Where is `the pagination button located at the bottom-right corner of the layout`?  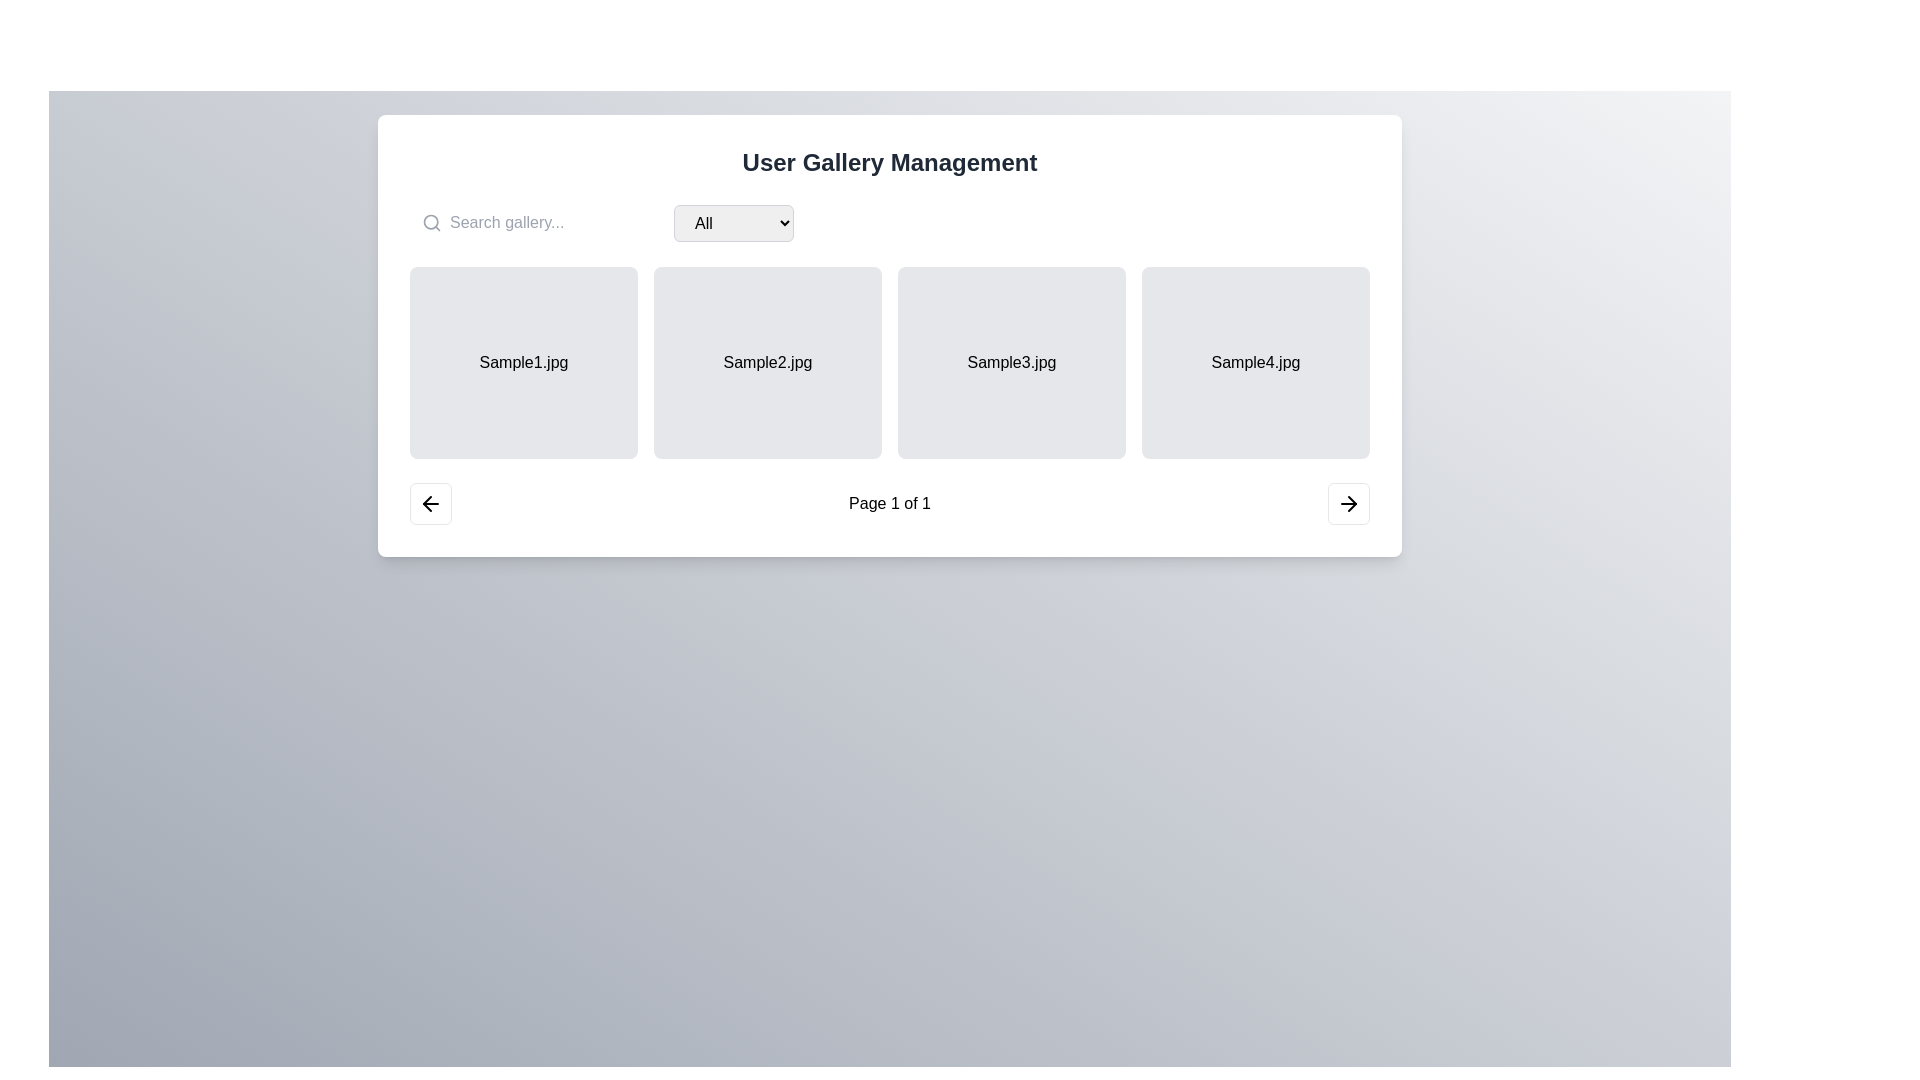
the pagination button located at the bottom-right corner of the layout is located at coordinates (1348, 503).